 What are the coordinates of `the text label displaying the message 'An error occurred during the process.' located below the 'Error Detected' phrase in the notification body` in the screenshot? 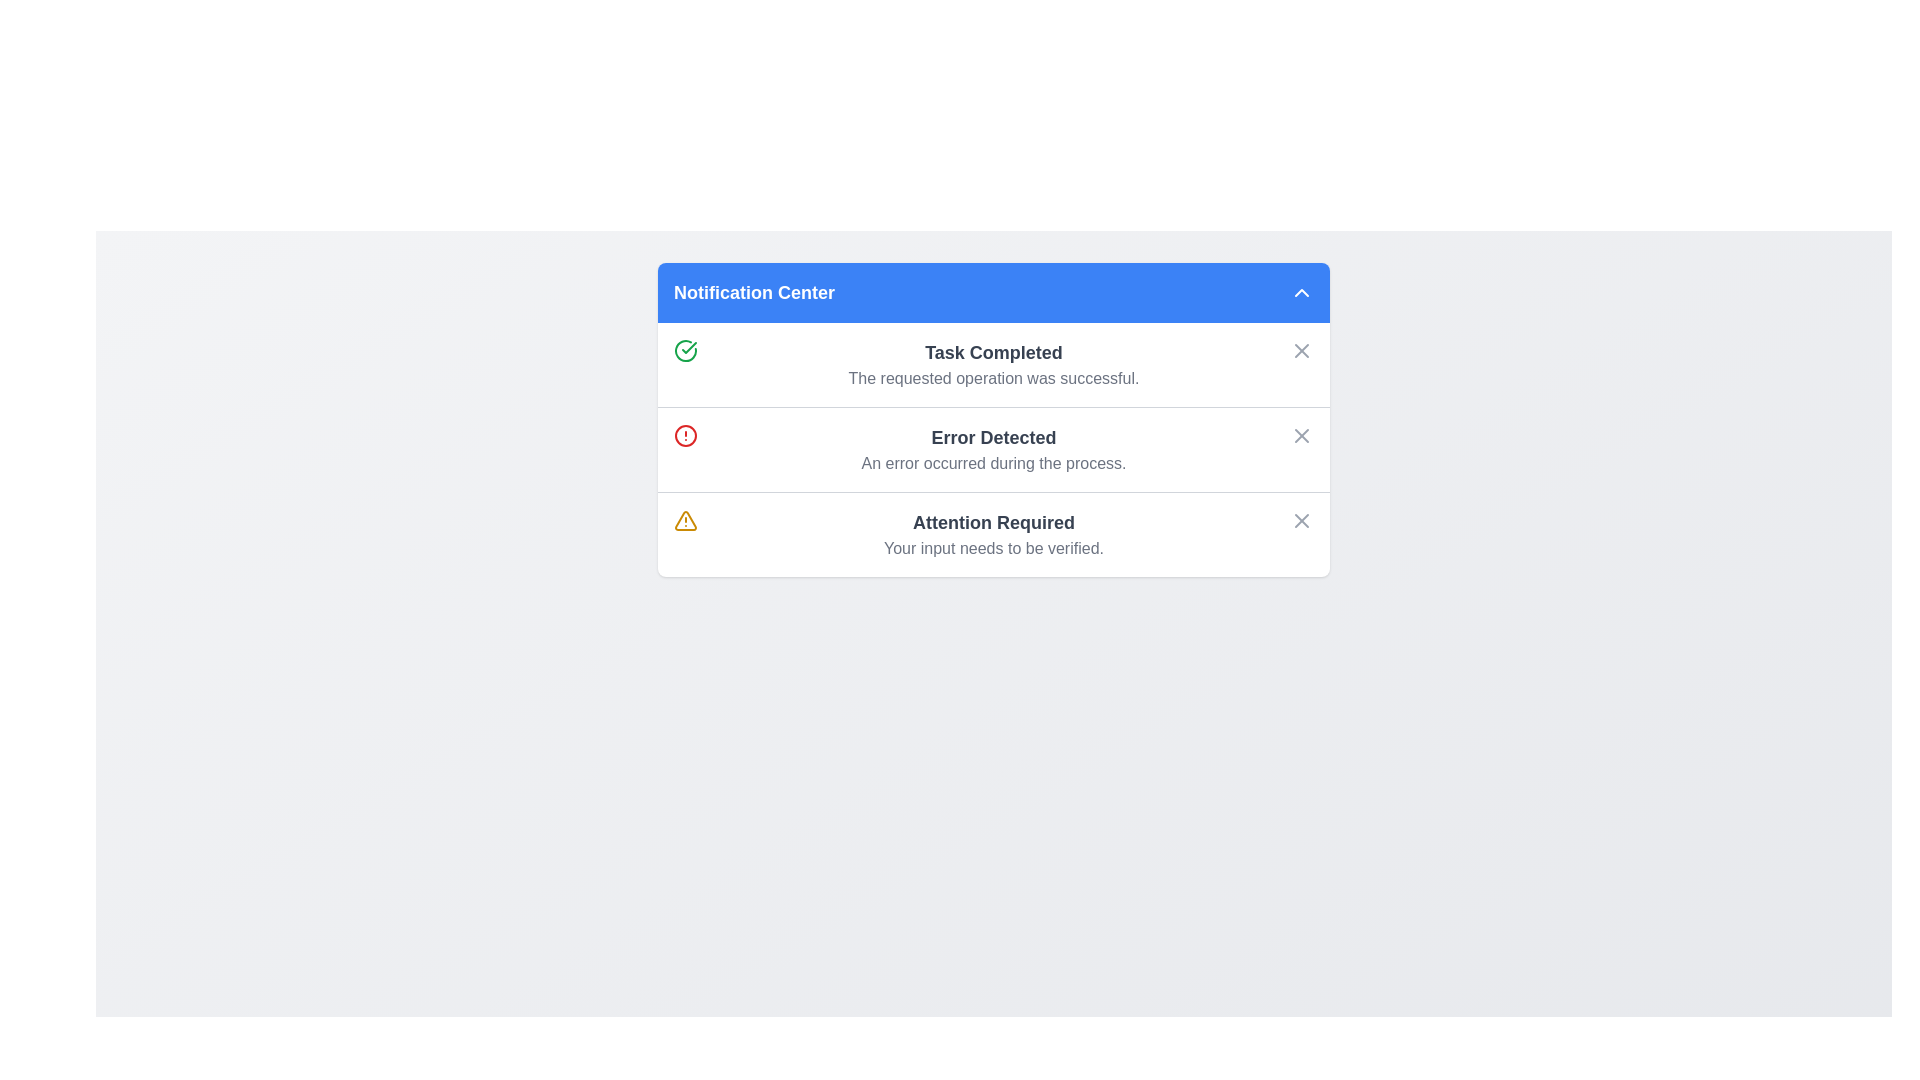 It's located at (993, 463).